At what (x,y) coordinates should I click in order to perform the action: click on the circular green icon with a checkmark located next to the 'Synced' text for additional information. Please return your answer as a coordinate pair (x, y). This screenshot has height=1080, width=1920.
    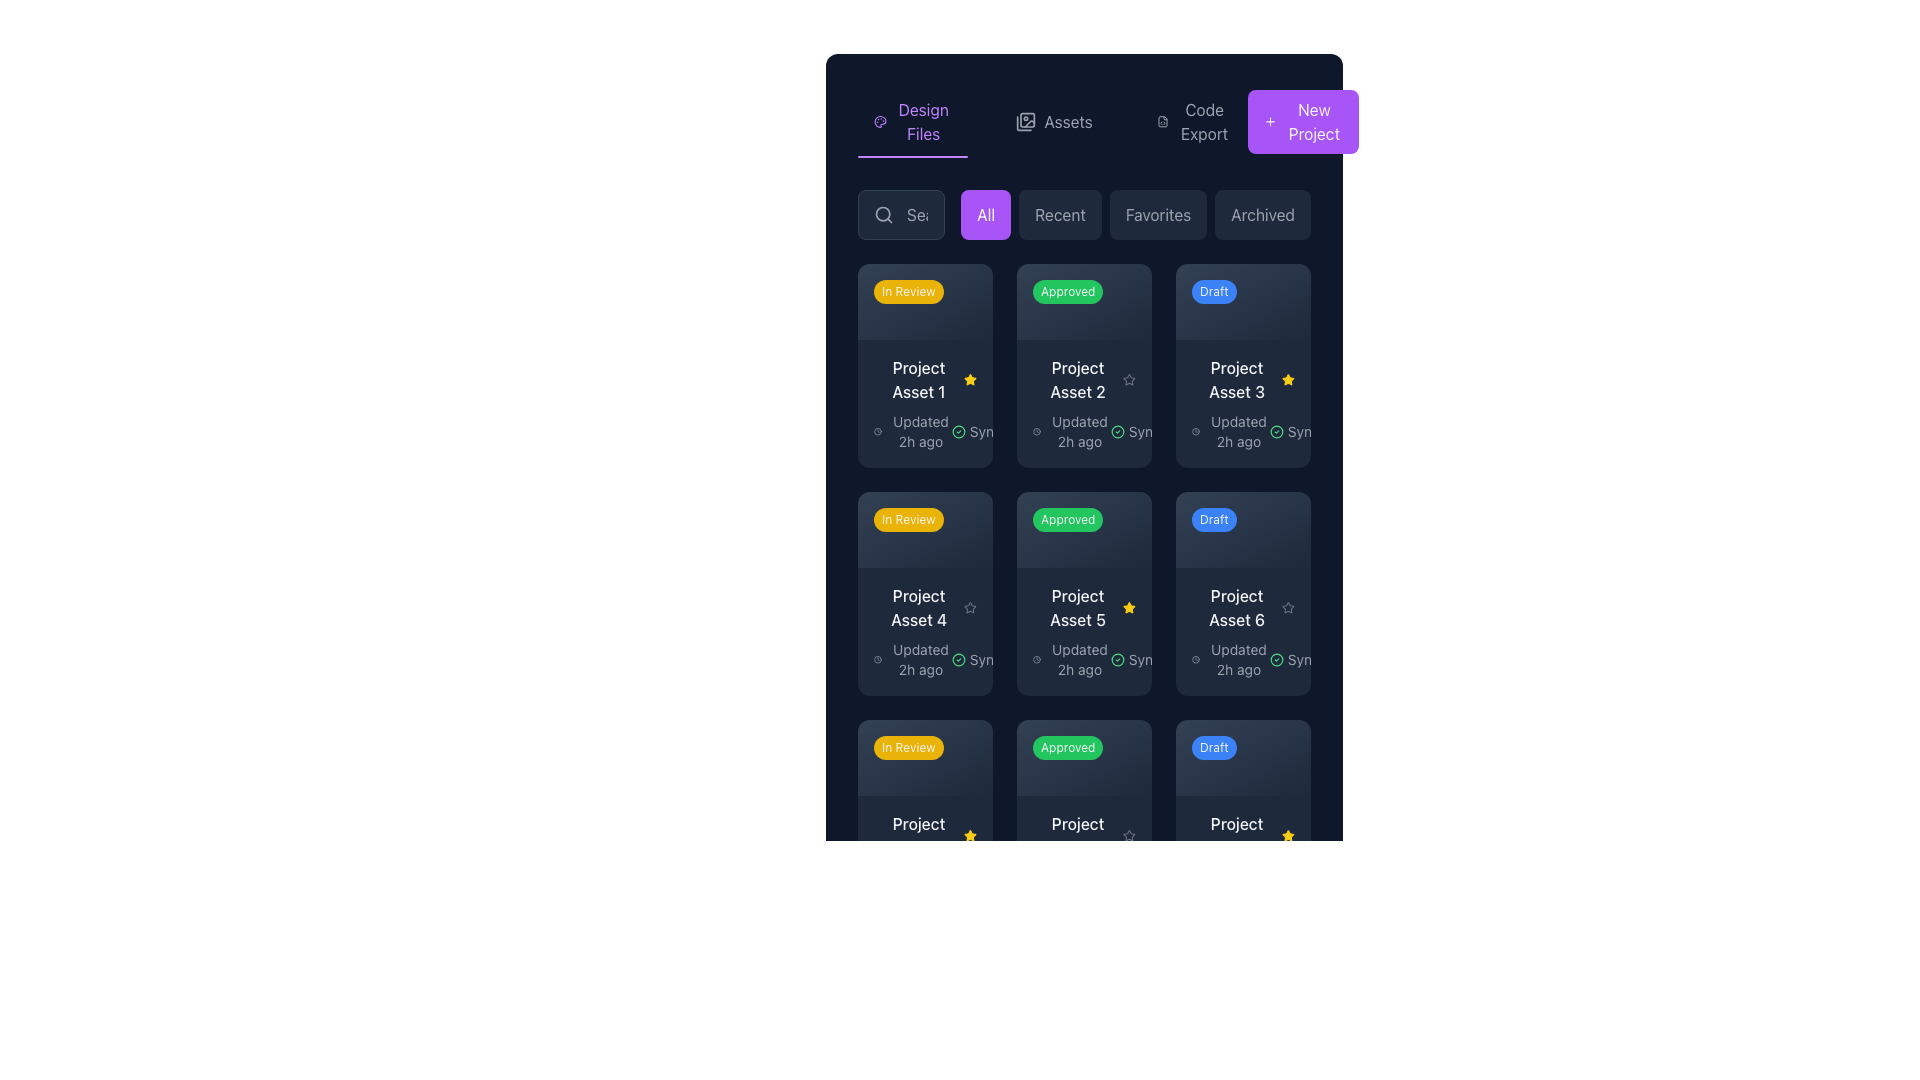
    Looking at the image, I should click on (1116, 430).